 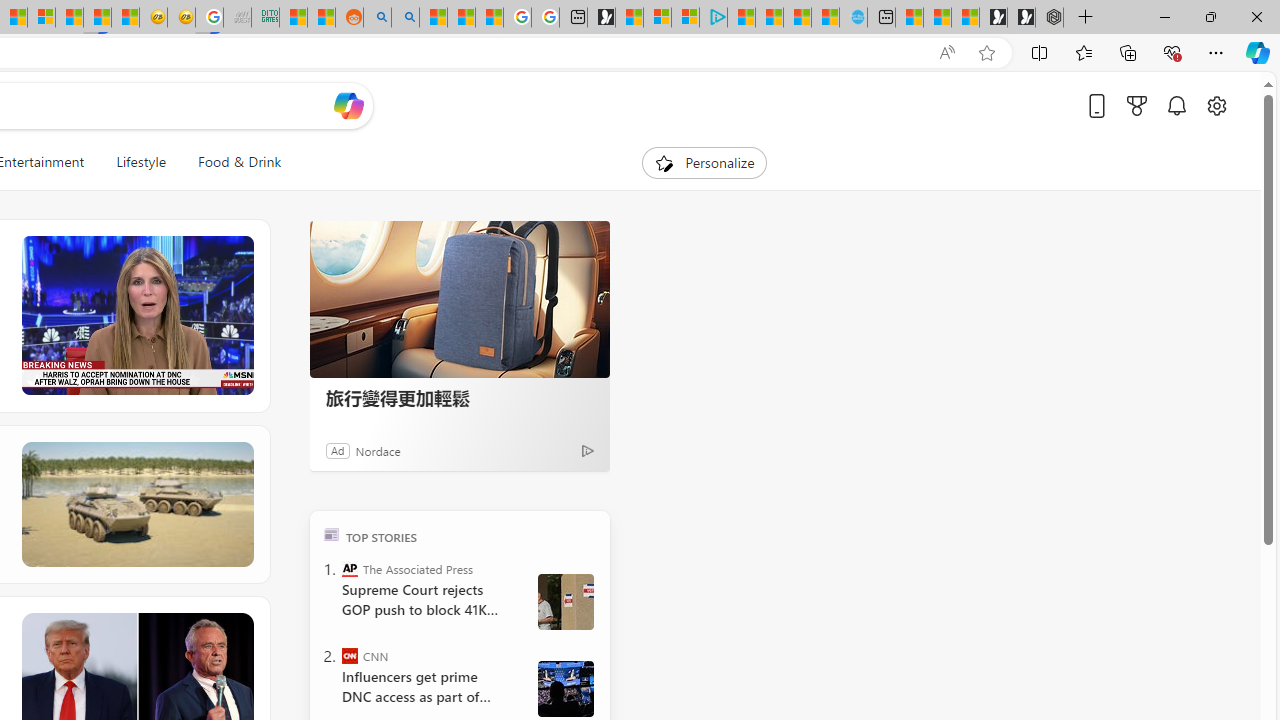 What do you see at coordinates (587, 450) in the screenshot?
I see `'Ad Choice'` at bounding box center [587, 450].